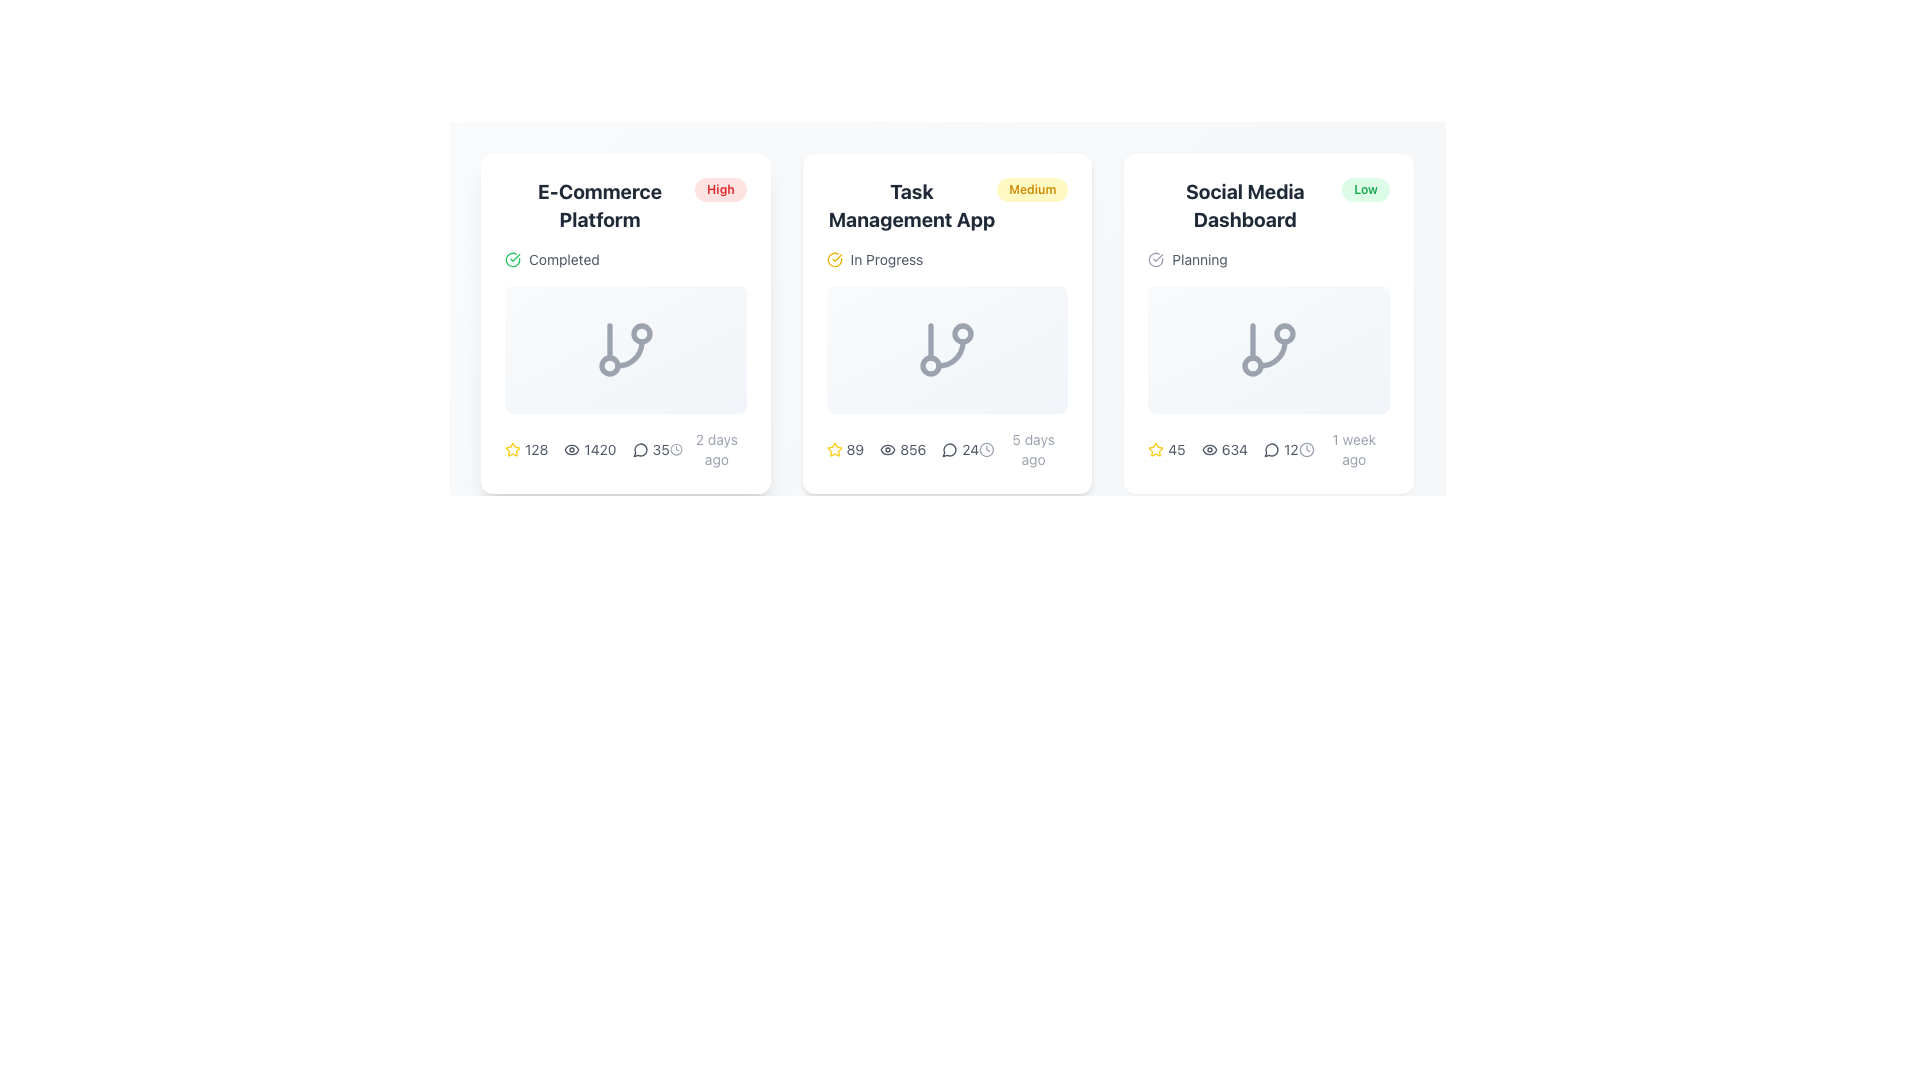  What do you see at coordinates (912, 450) in the screenshot?
I see `the metric display element located within the 'Task Management App' card, which is positioned to the right of an eye icon and to the left of another textual metric` at bounding box center [912, 450].